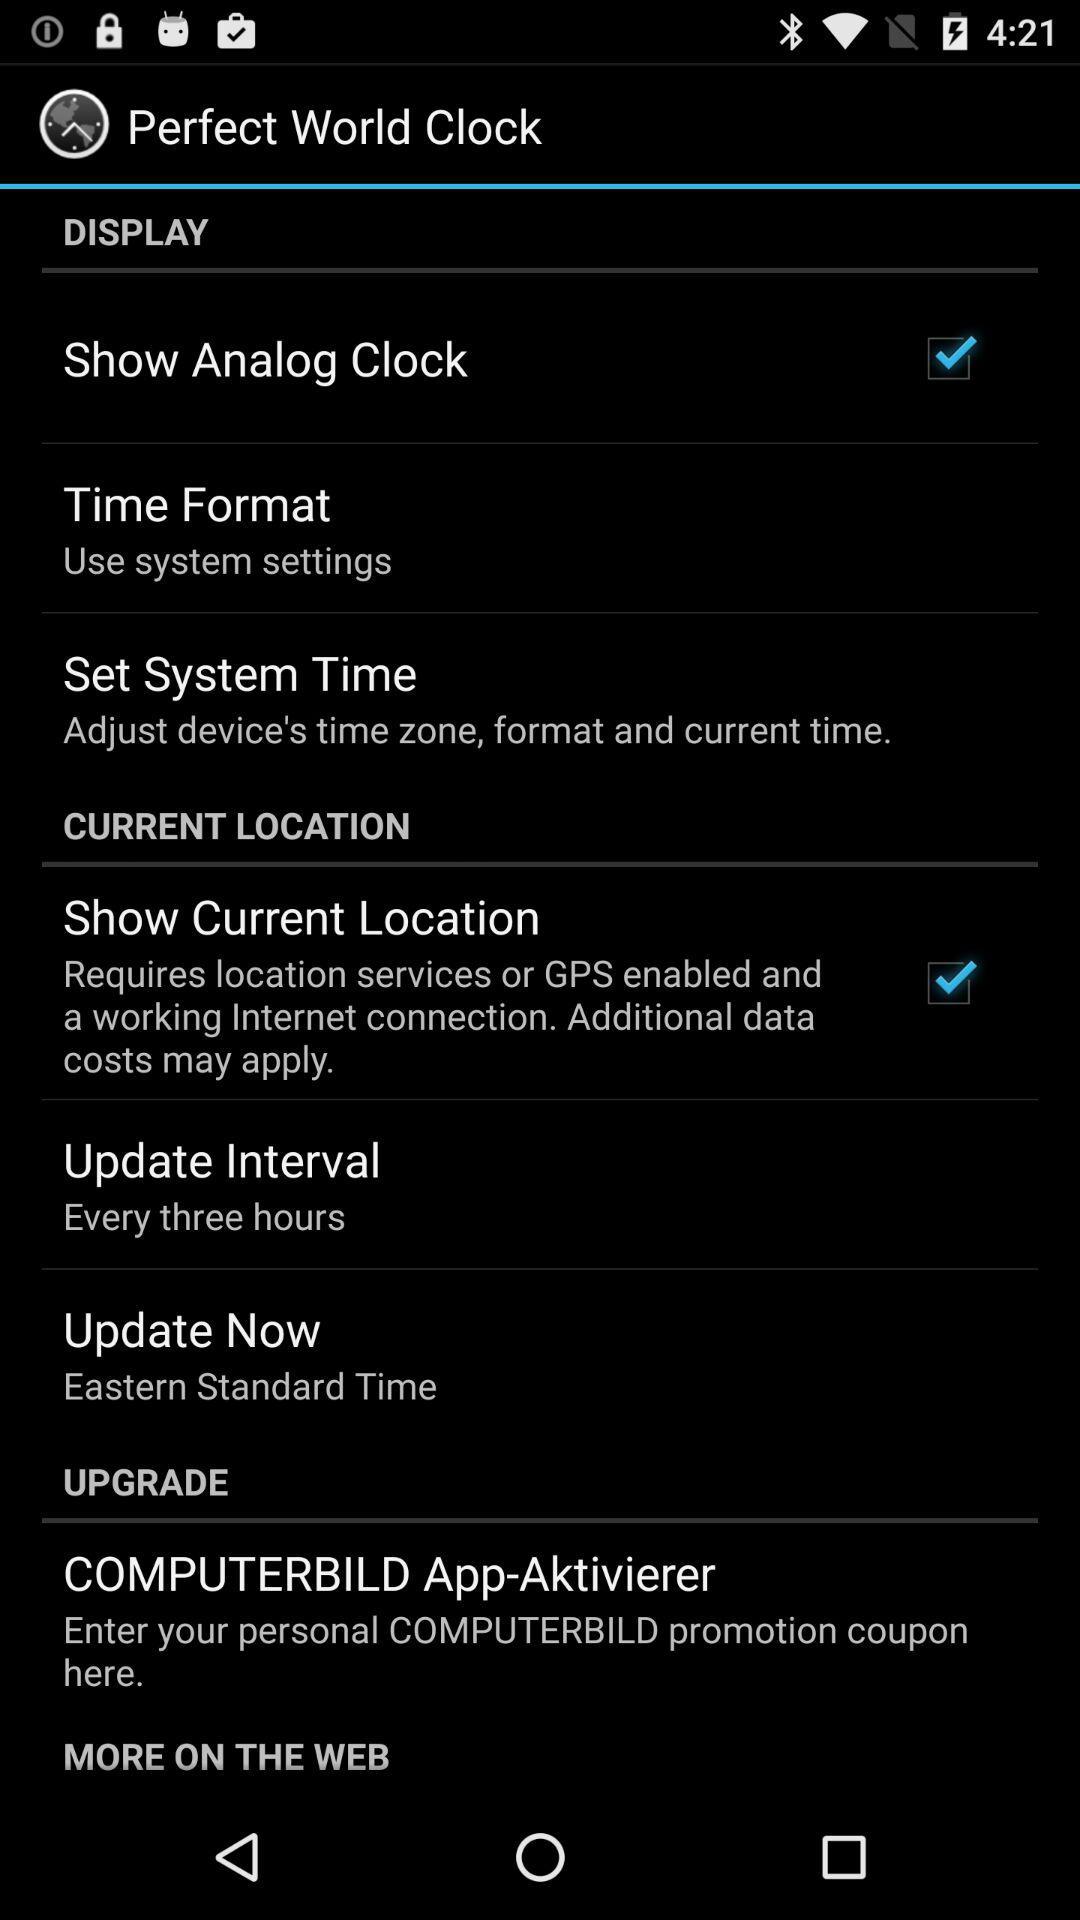 The height and width of the screenshot is (1920, 1080). What do you see at coordinates (204, 1214) in the screenshot?
I see `the app above update now icon` at bounding box center [204, 1214].